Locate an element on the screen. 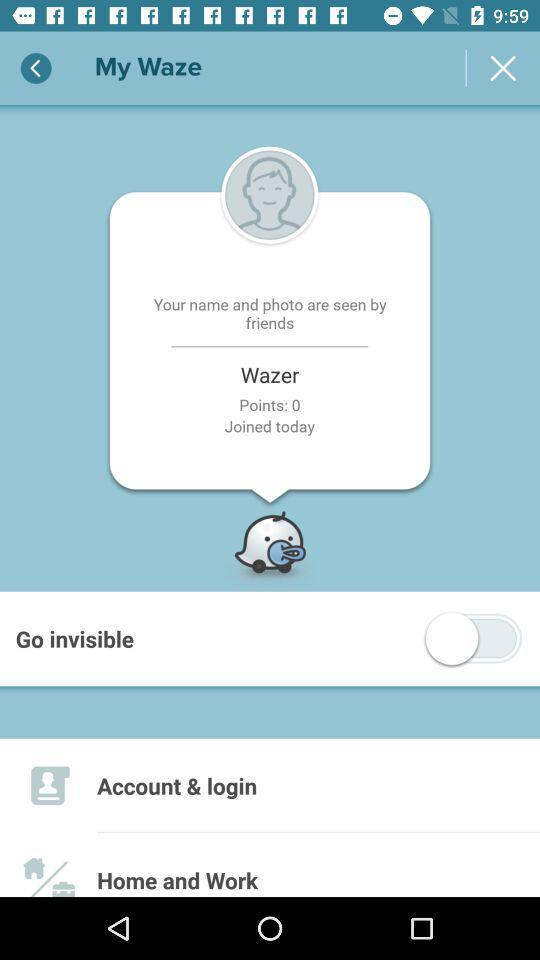 The image size is (540, 960). go back is located at coordinates (36, 68).